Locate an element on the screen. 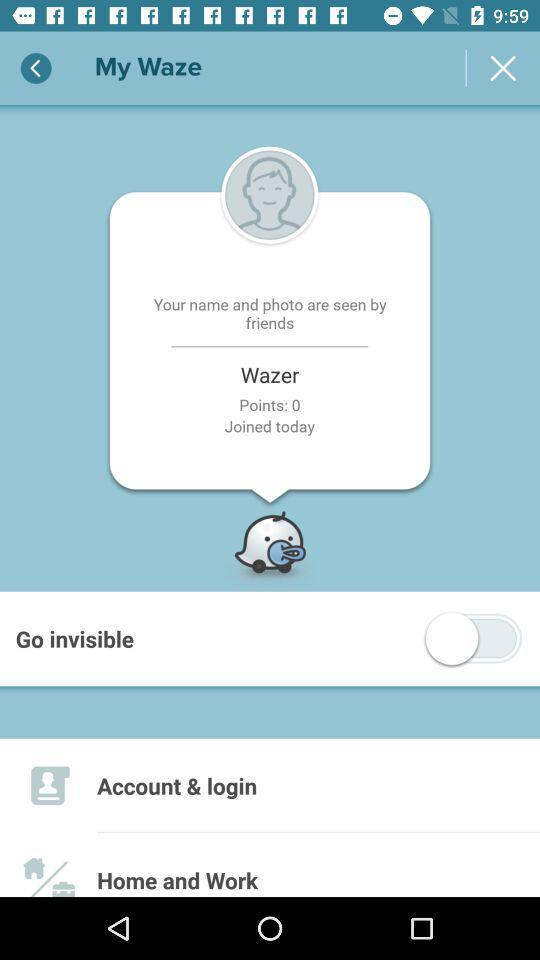 The image size is (540, 960). go back is located at coordinates (36, 68).